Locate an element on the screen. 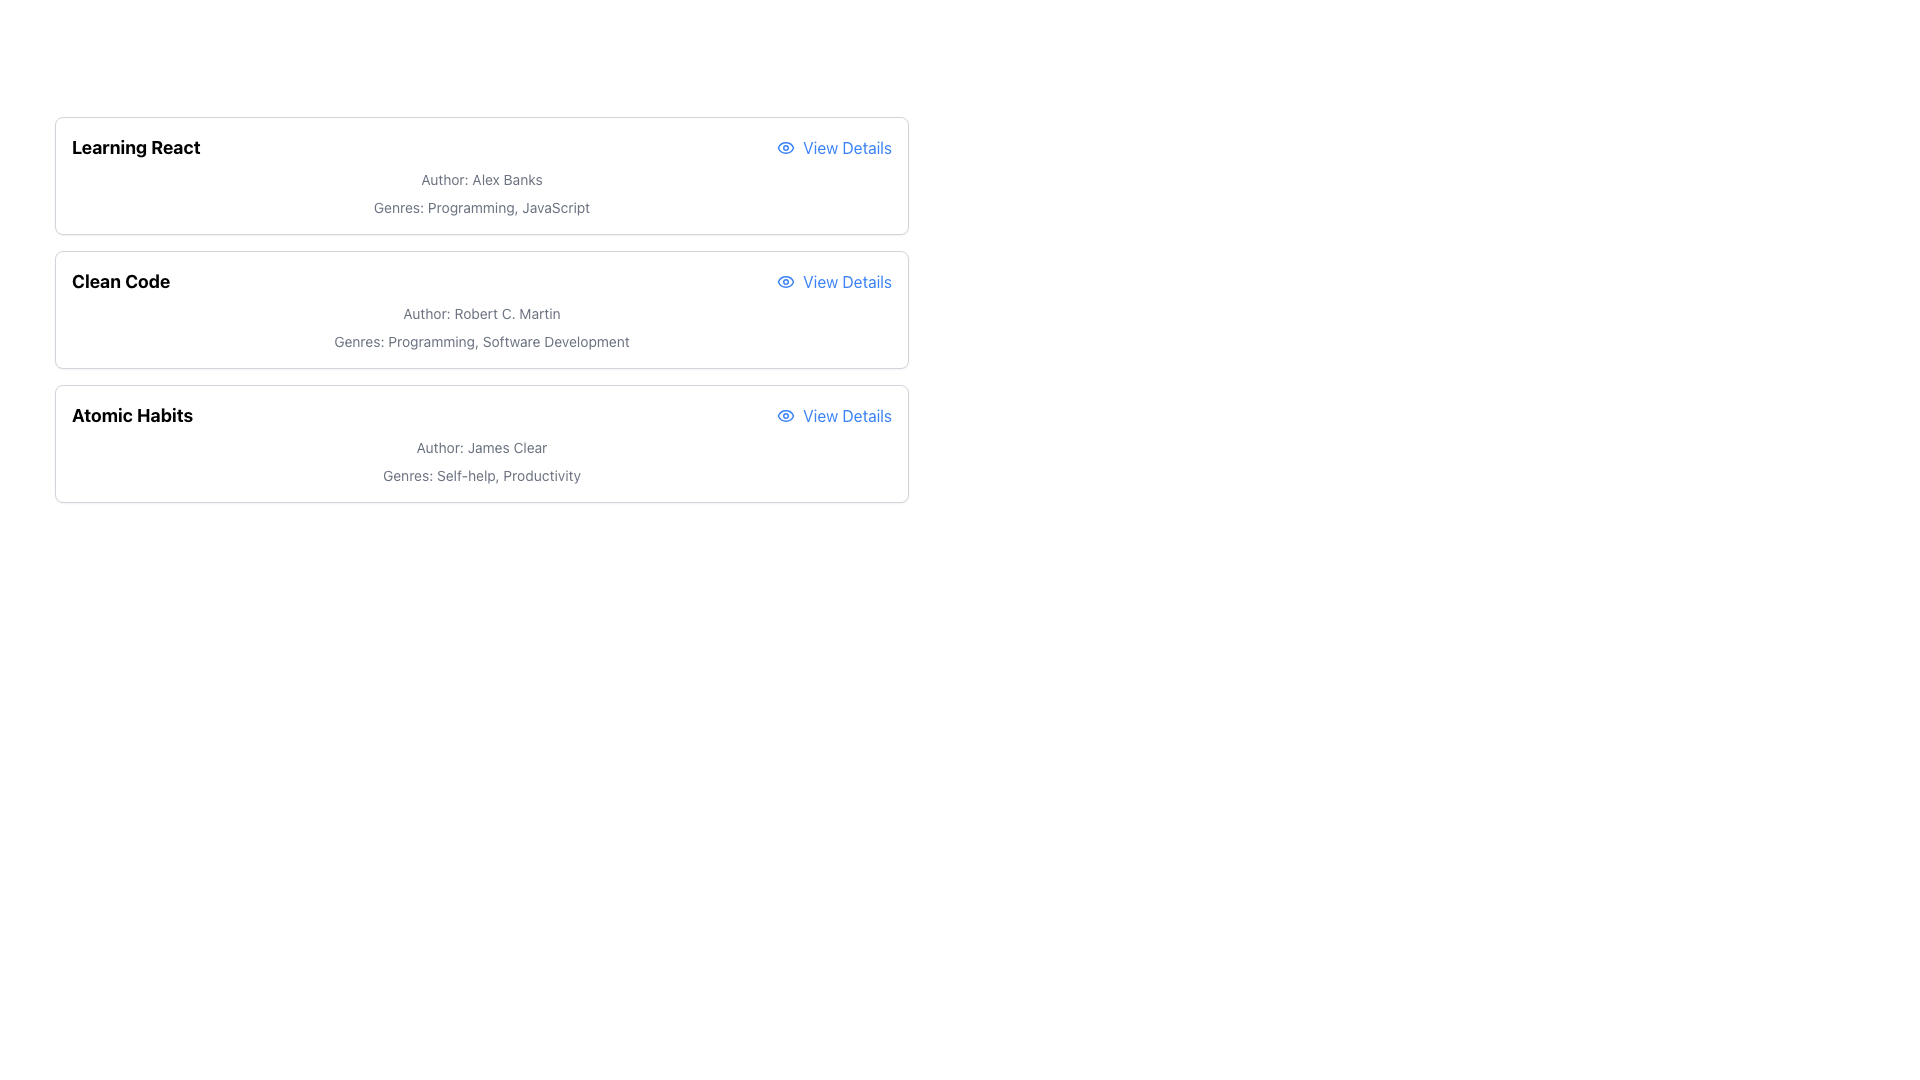 Image resolution: width=1920 pixels, height=1080 pixels. the text label displaying 'Genres: Programming, JavaScript', which is styled in a small, light gray font and located in the second row of text in a card-like display beneath 'Author: Alex Banks' is located at coordinates (481, 208).